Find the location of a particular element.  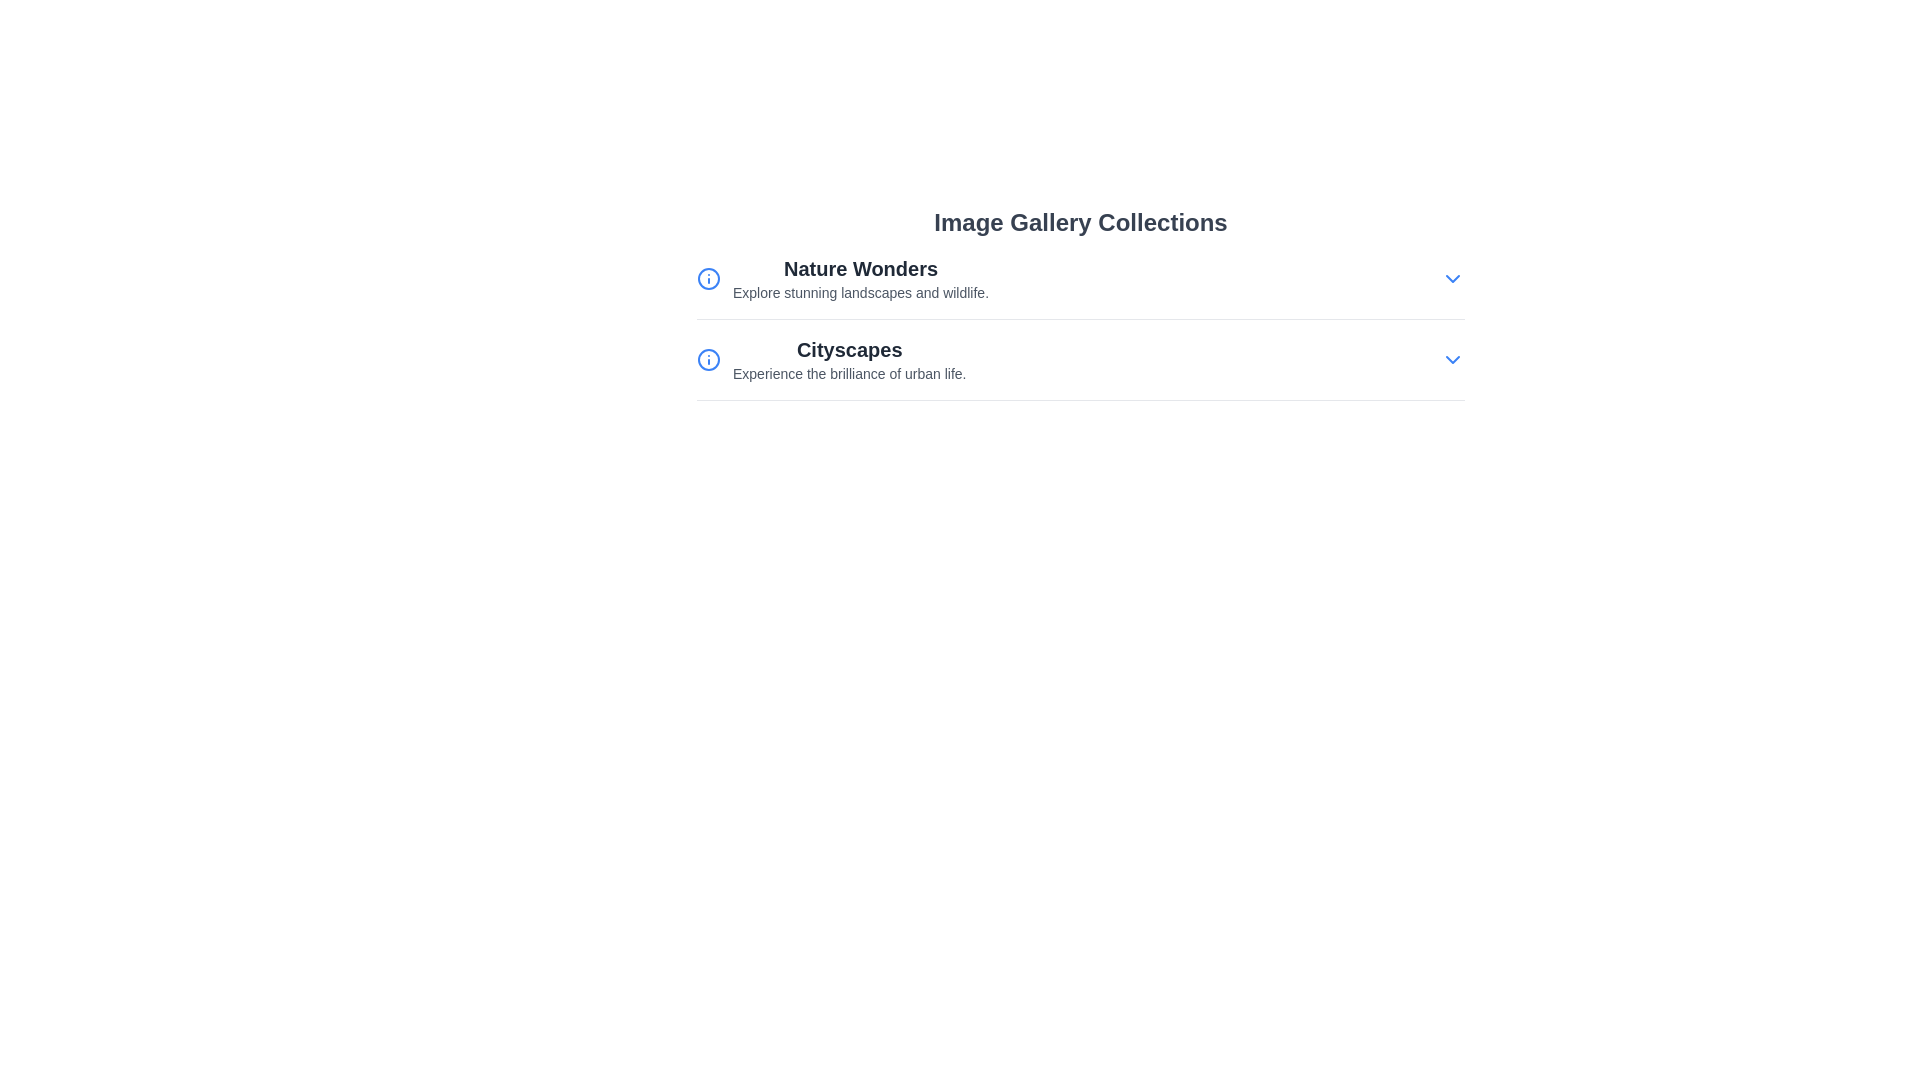

the header text element labeled 'Cityscapes', which introduces a section about urban life is located at coordinates (849, 349).